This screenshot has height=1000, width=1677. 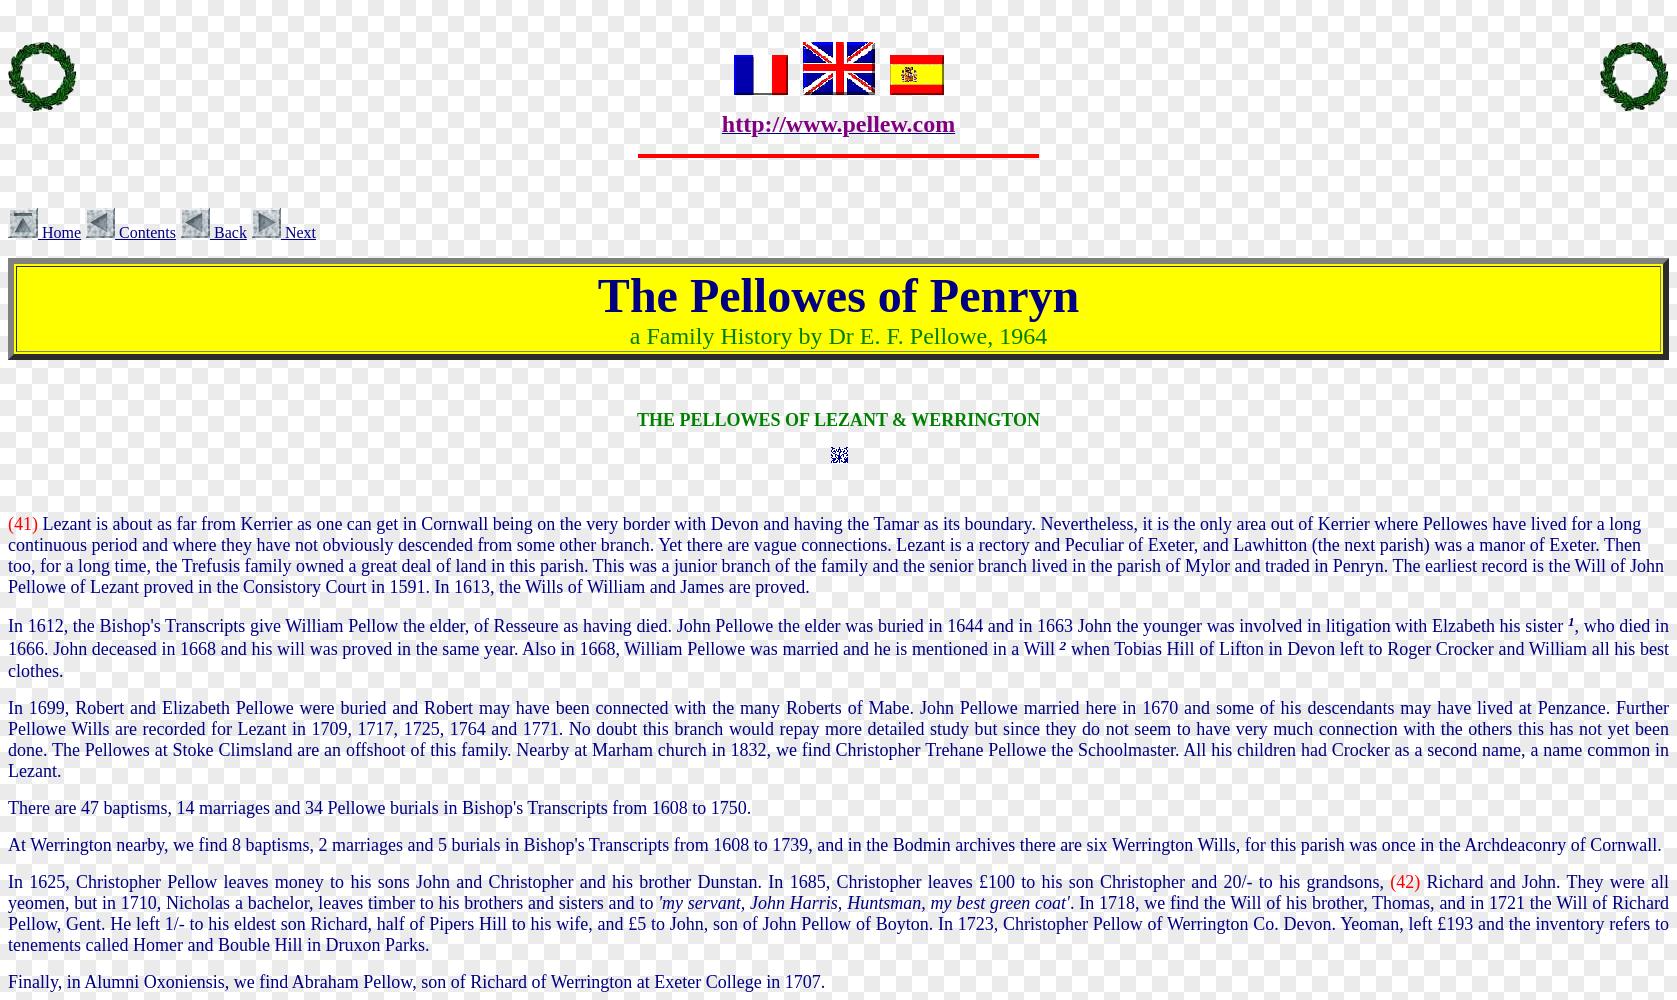 What do you see at coordinates (378, 807) in the screenshot?
I see `'There are
47 baptisms, 14 marriages and 34 Pellowe burials in Bishop's Transcripts from
1608 to 1750.'` at bounding box center [378, 807].